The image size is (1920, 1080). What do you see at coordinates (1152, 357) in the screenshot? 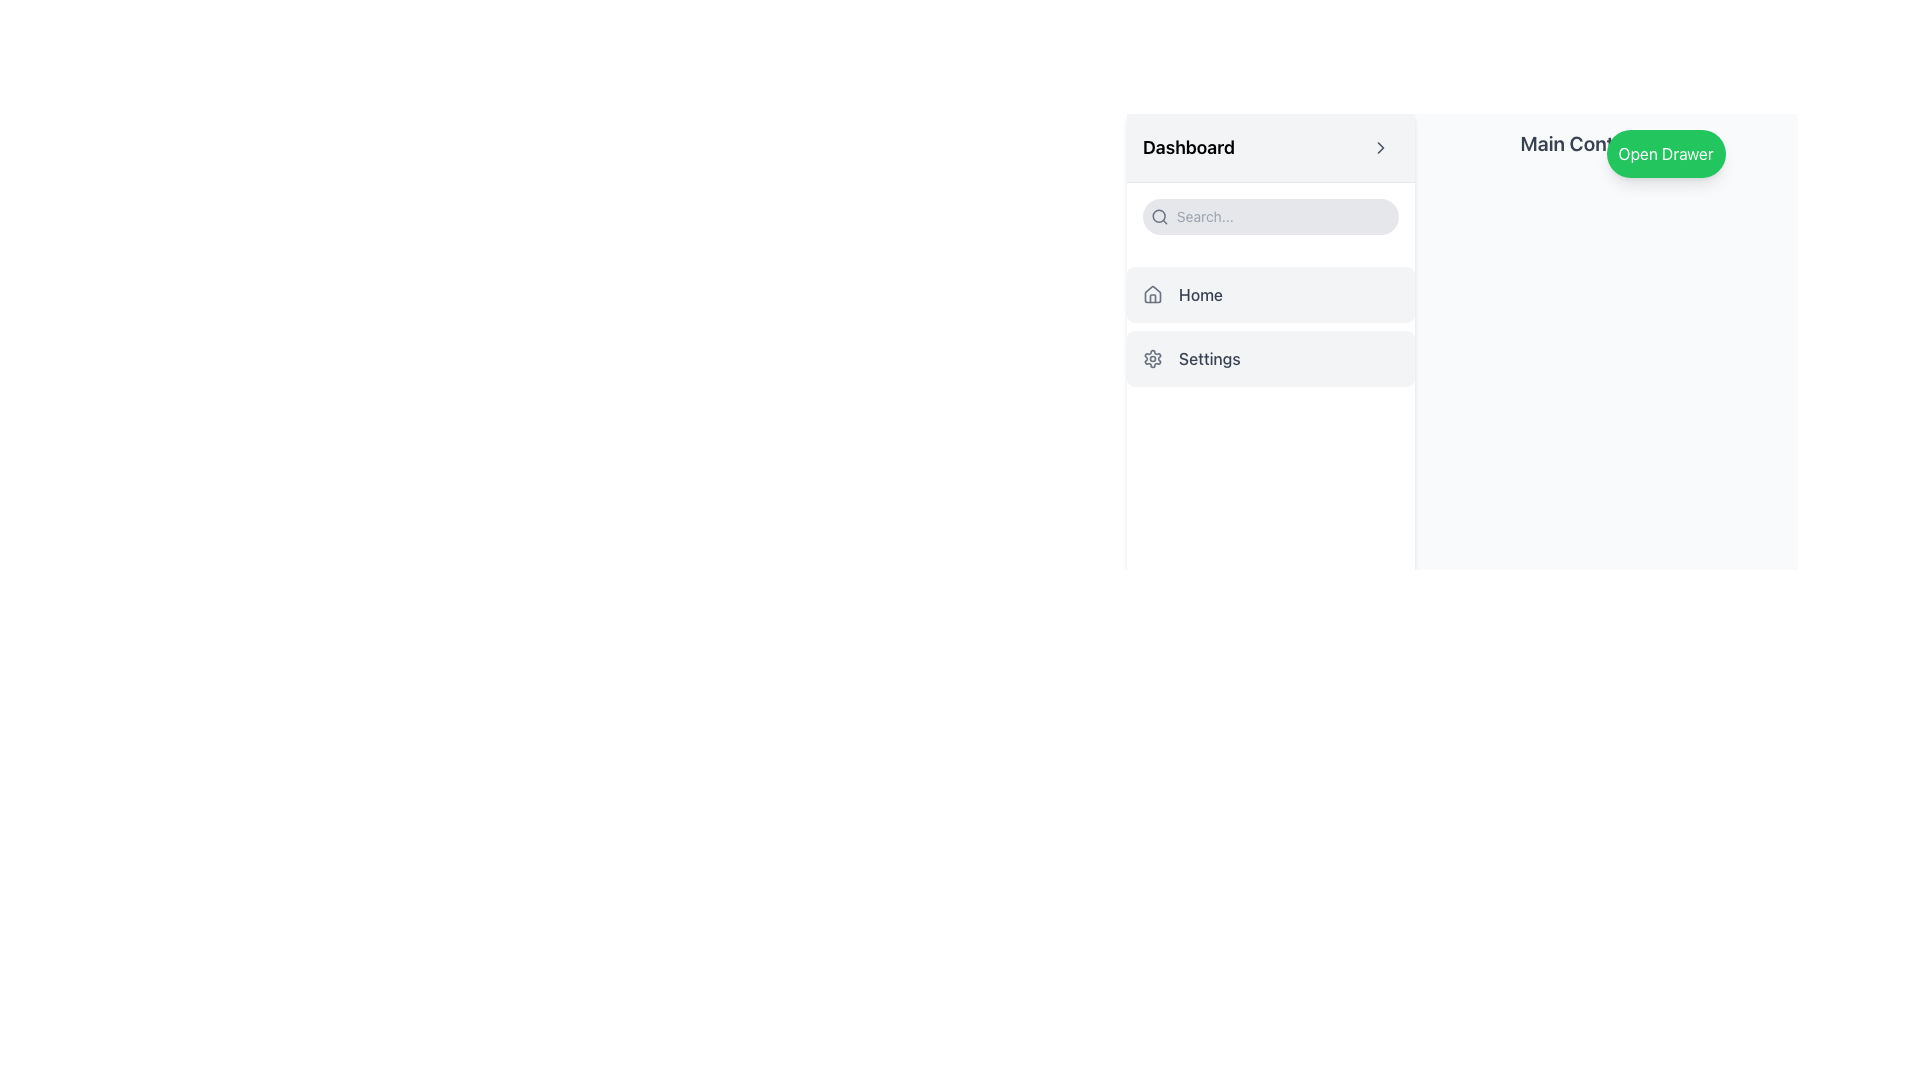
I see `the gear-like settings icon in the navigation menu` at bounding box center [1152, 357].